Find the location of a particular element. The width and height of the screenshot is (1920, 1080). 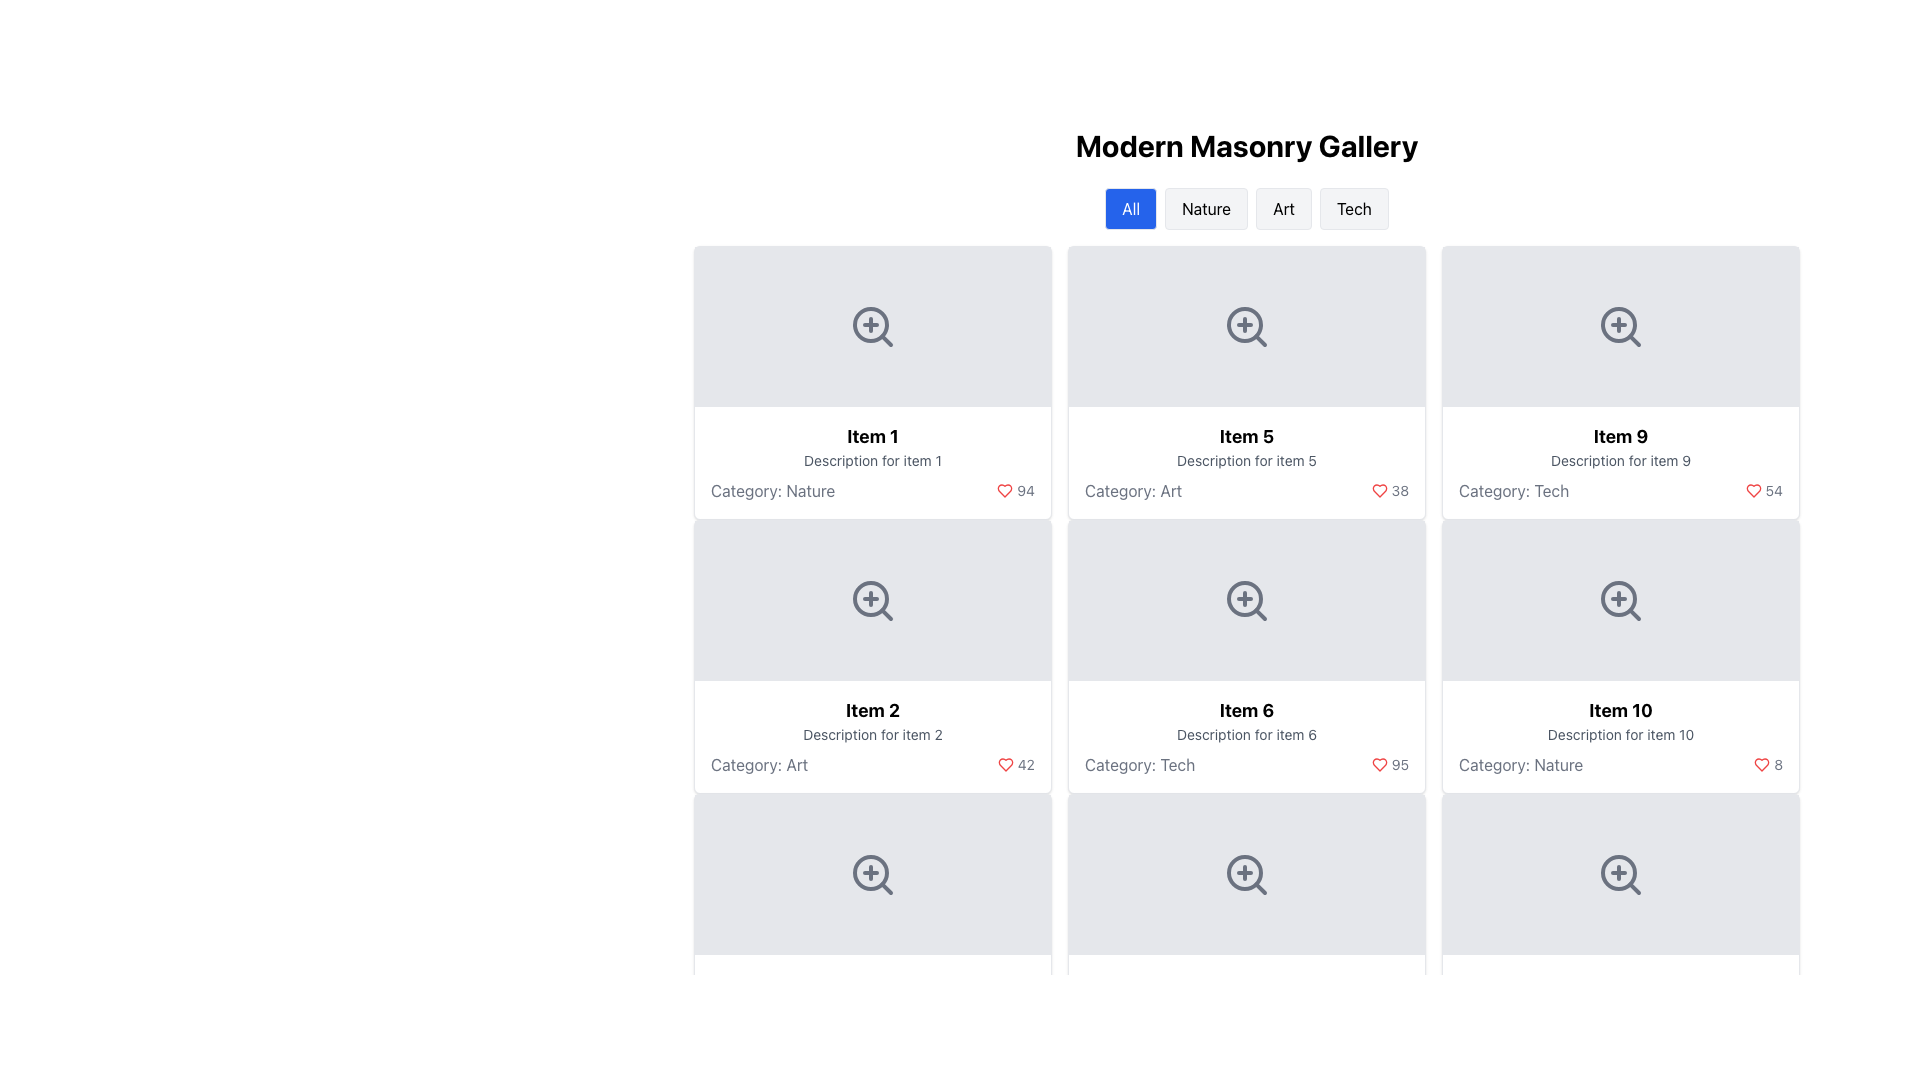

the text label that displays the category for 'Item 6', which is located in the bottom section of the item card, aligned left beneath the description text is located at coordinates (1140, 764).